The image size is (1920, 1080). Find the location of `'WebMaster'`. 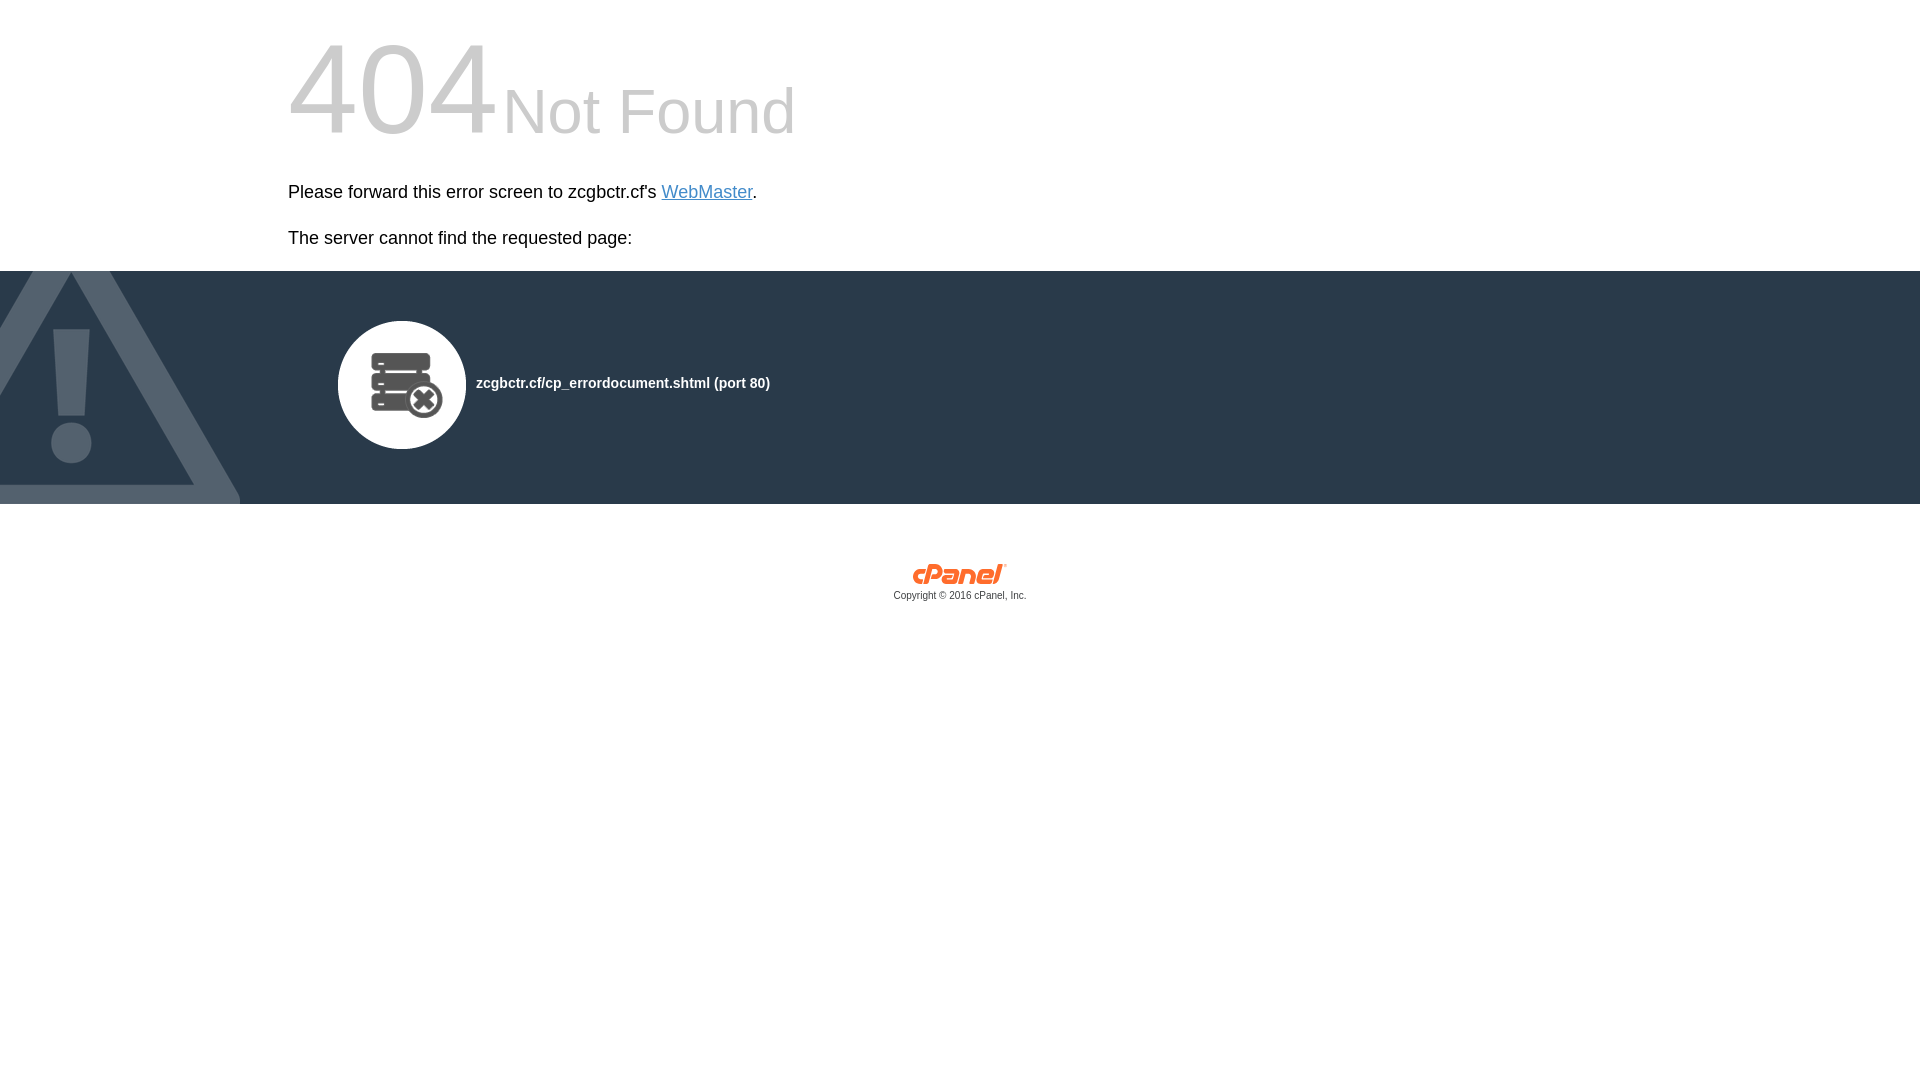

'WebMaster' is located at coordinates (707, 192).